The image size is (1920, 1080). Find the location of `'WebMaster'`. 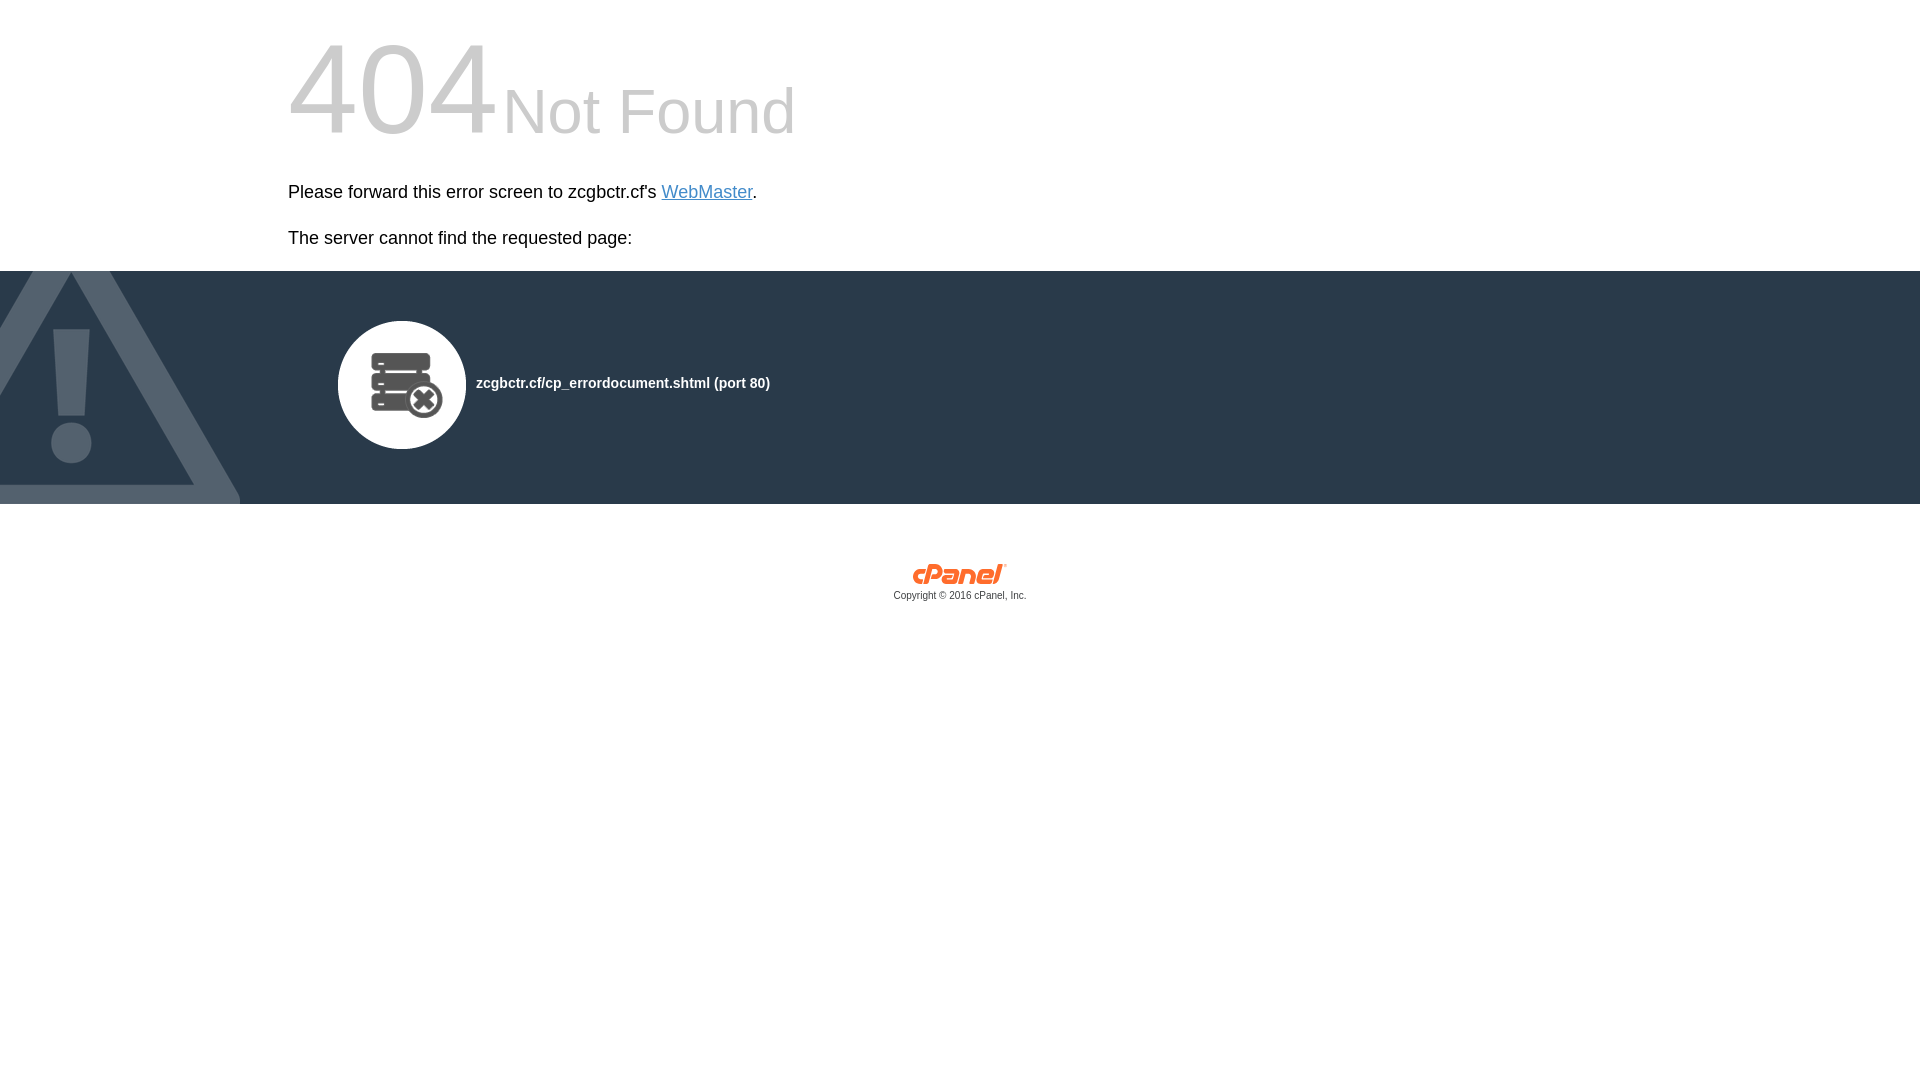

'WebMaster' is located at coordinates (707, 192).